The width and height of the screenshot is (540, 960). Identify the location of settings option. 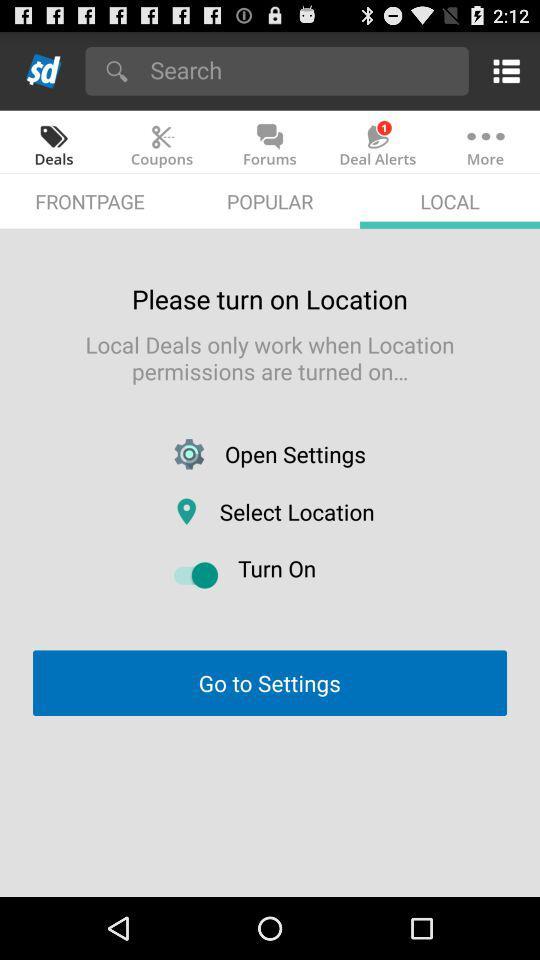
(502, 70).